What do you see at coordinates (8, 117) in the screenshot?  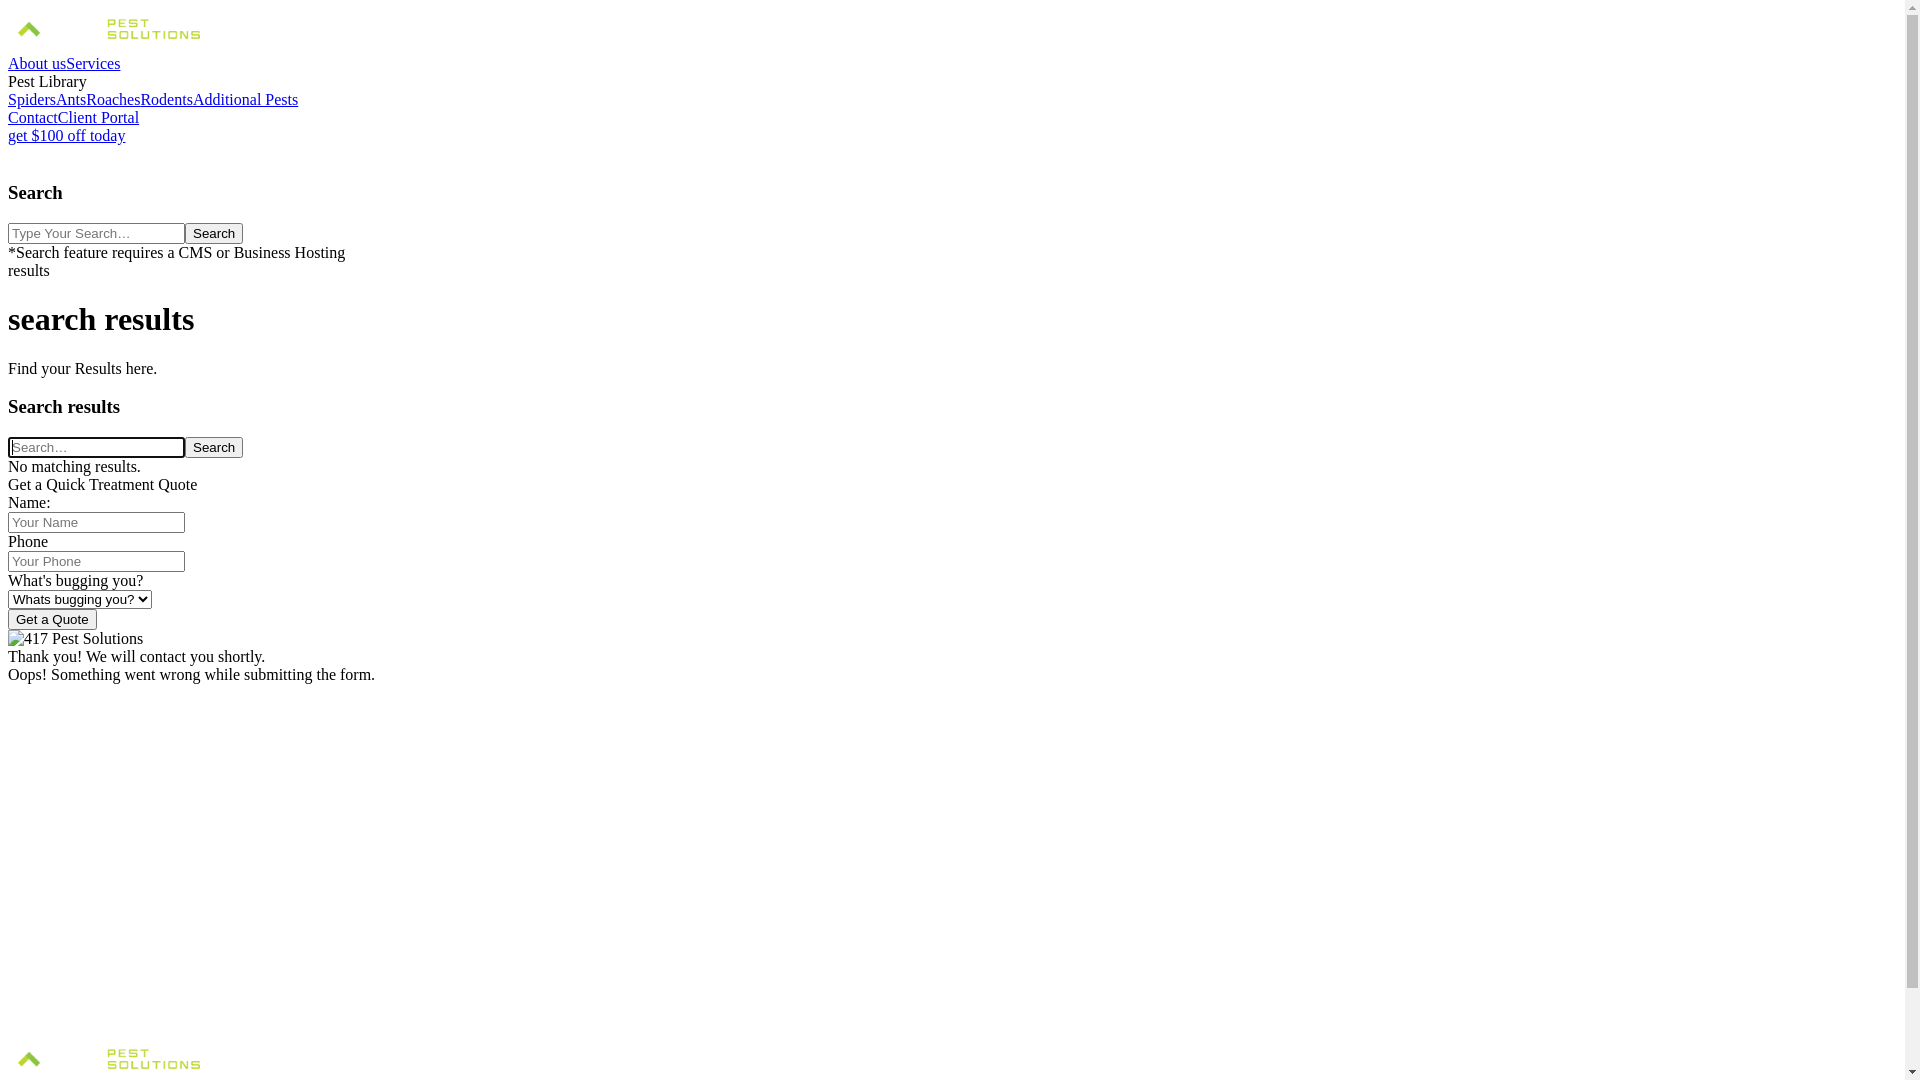 I see `'Contact'` at bounding box center [8, 117].